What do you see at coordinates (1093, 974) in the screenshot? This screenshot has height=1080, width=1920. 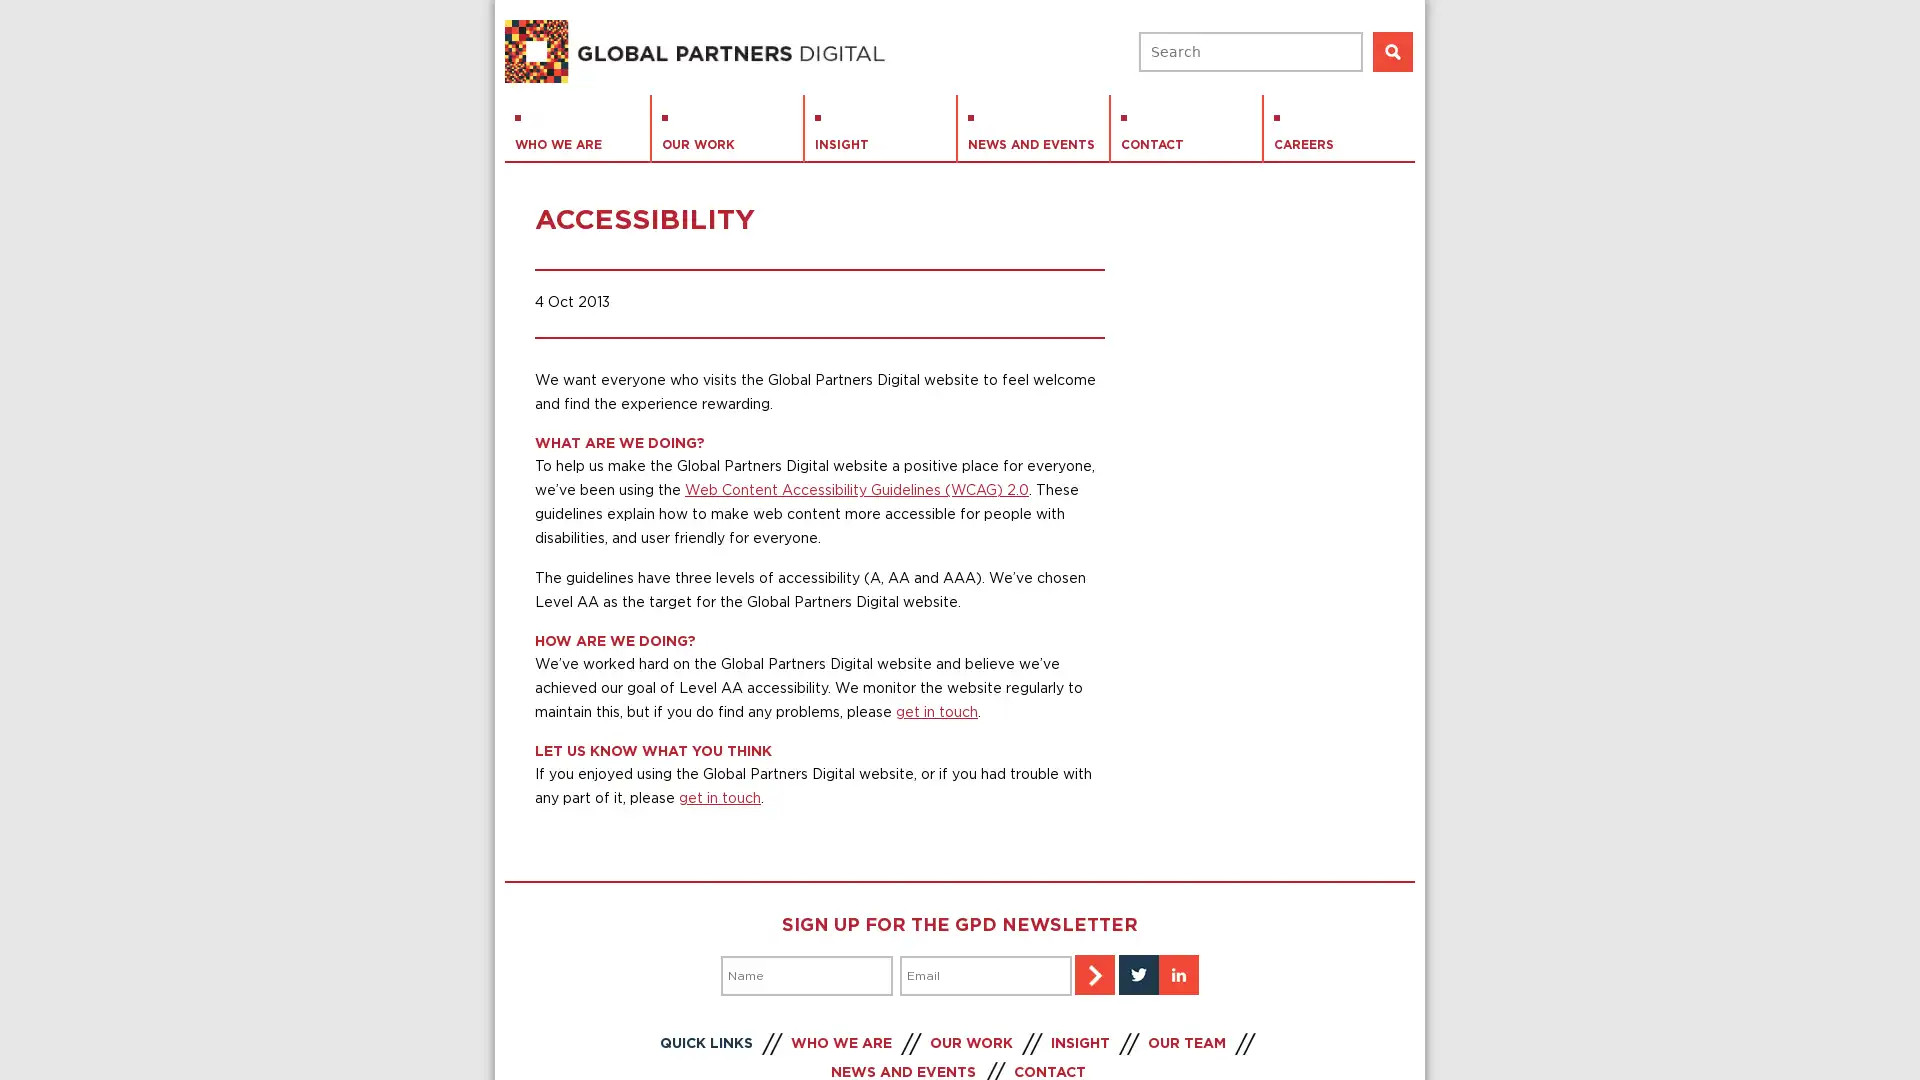 I see `Sign-up` at bounding box center [1093, 974].